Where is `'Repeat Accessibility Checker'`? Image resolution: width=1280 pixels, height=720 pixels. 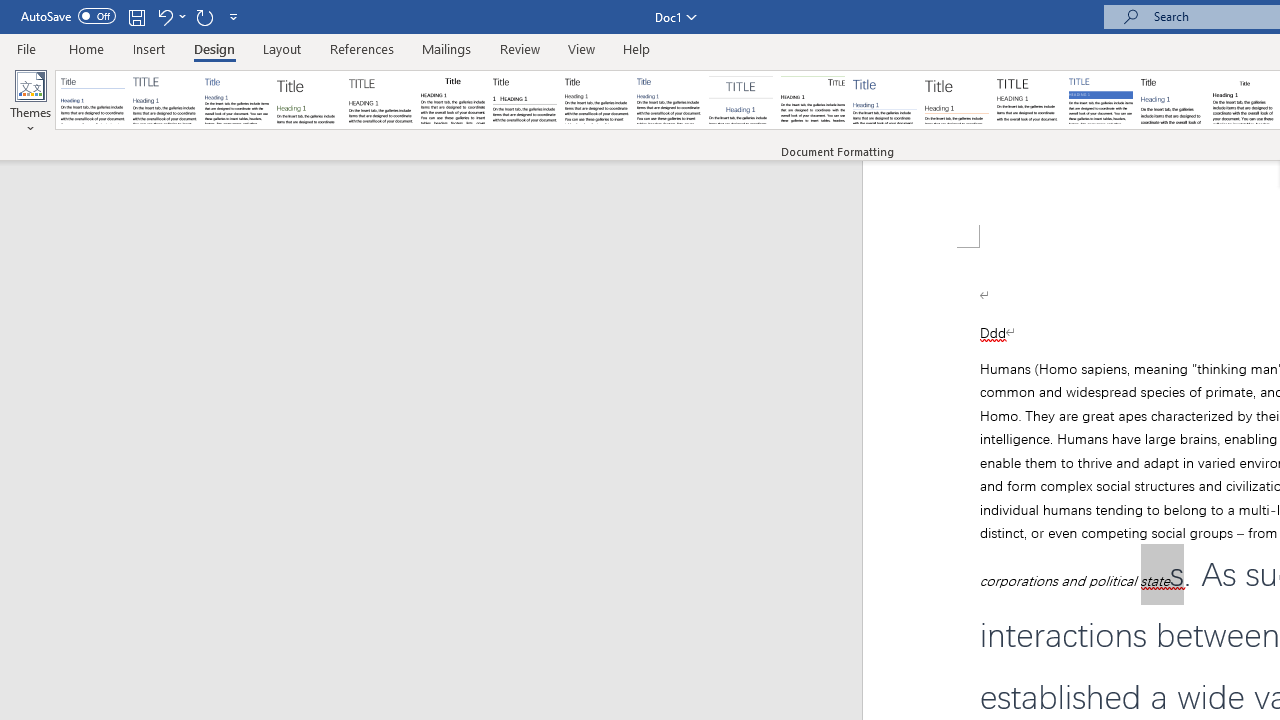 'Repeat Accessibility Checker' is located at coordinates (204, 16).